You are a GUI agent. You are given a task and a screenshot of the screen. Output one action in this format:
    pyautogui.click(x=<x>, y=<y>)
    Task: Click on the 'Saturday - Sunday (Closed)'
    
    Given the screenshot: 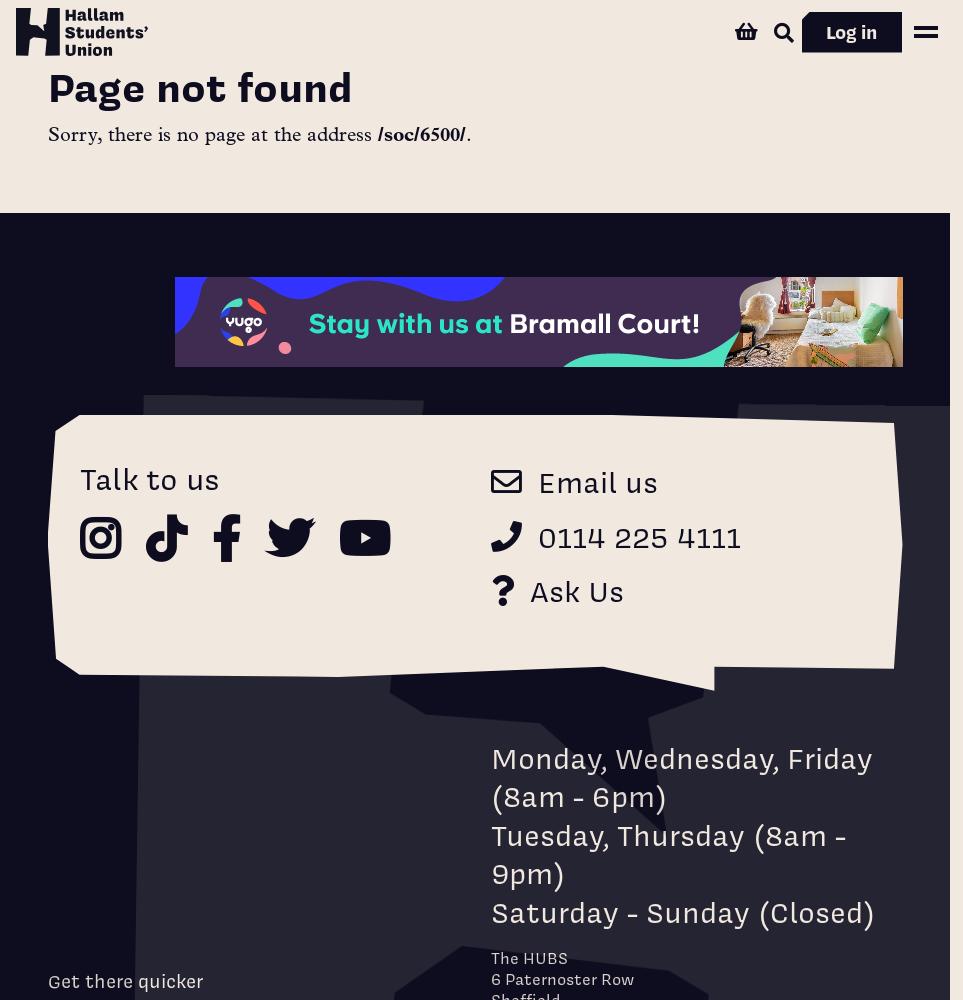 What is the action you would take?
    pyautogui.click(x=682, y=910)
    